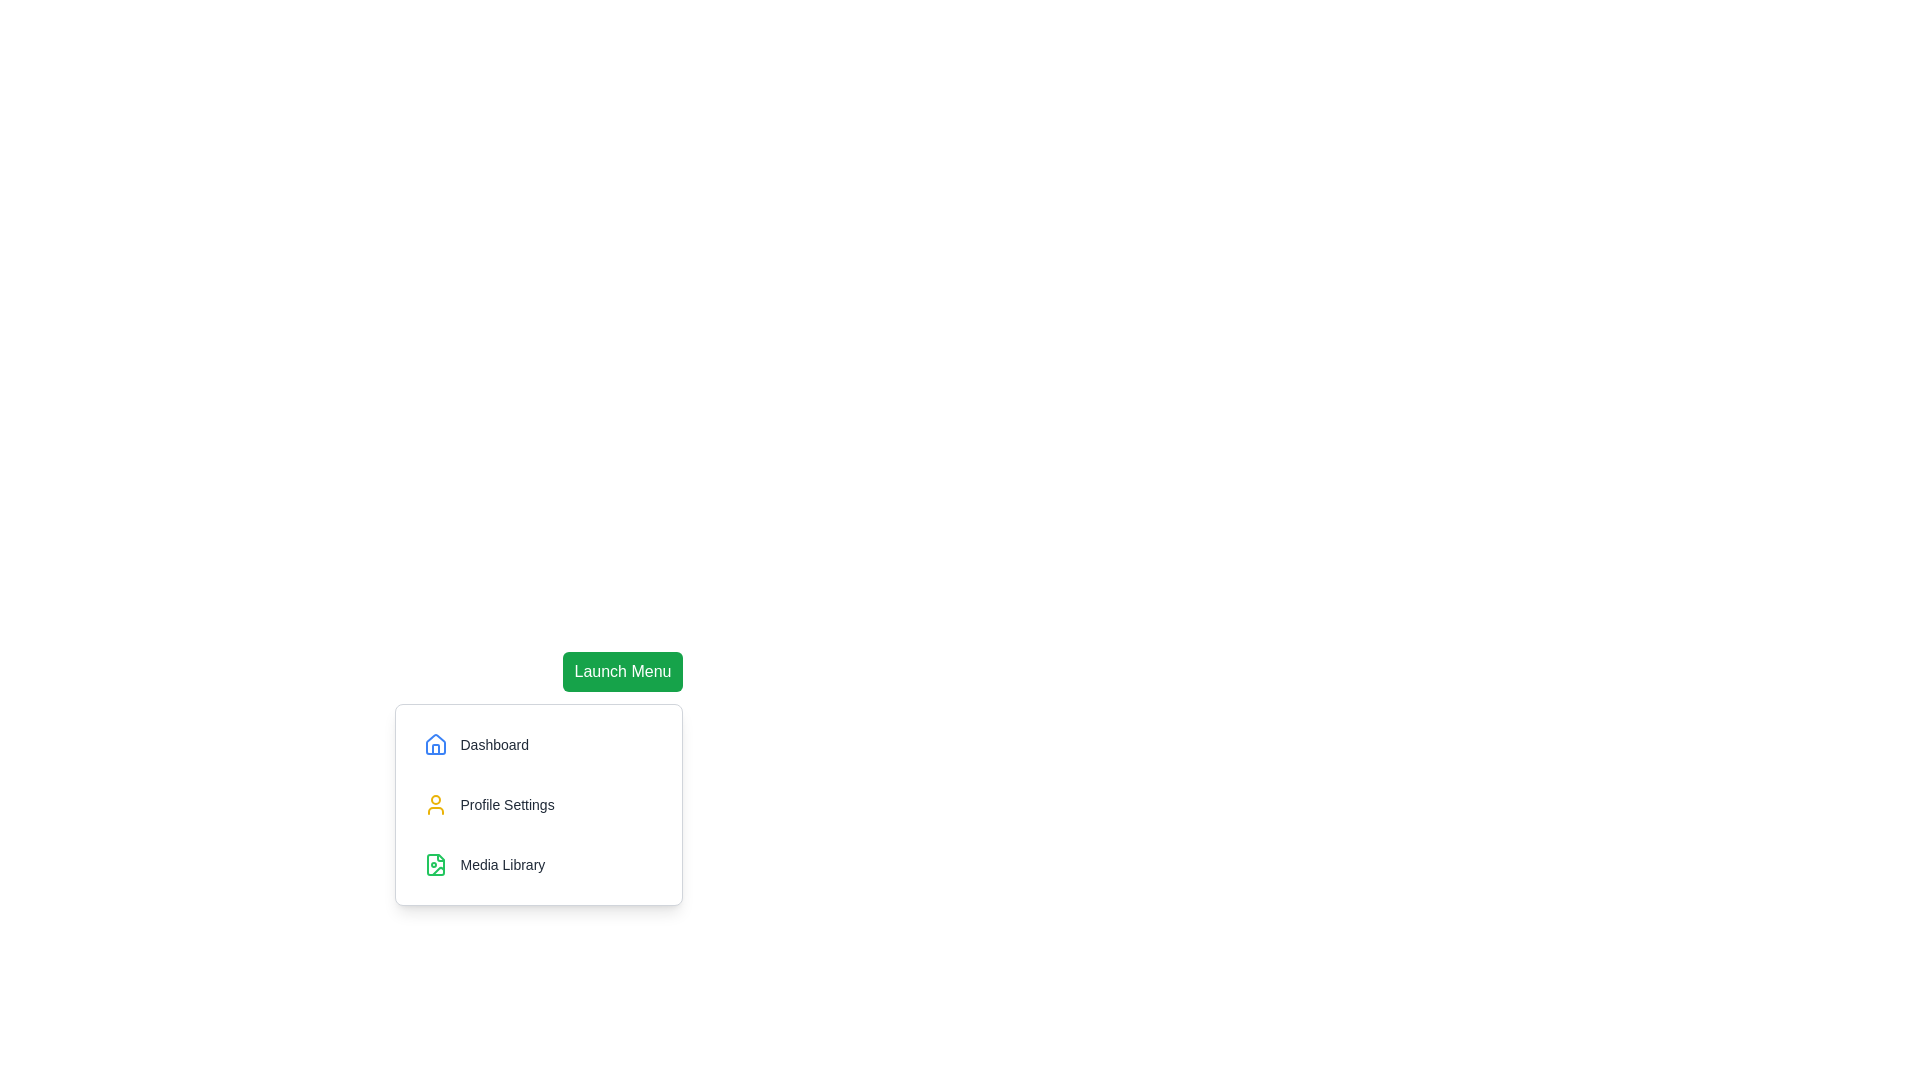  I want to click on the 'Dashboard' text element, which is displayed in a small, gray font and located to the right of a blue house icon in the vertical menu, so click(494, 744).